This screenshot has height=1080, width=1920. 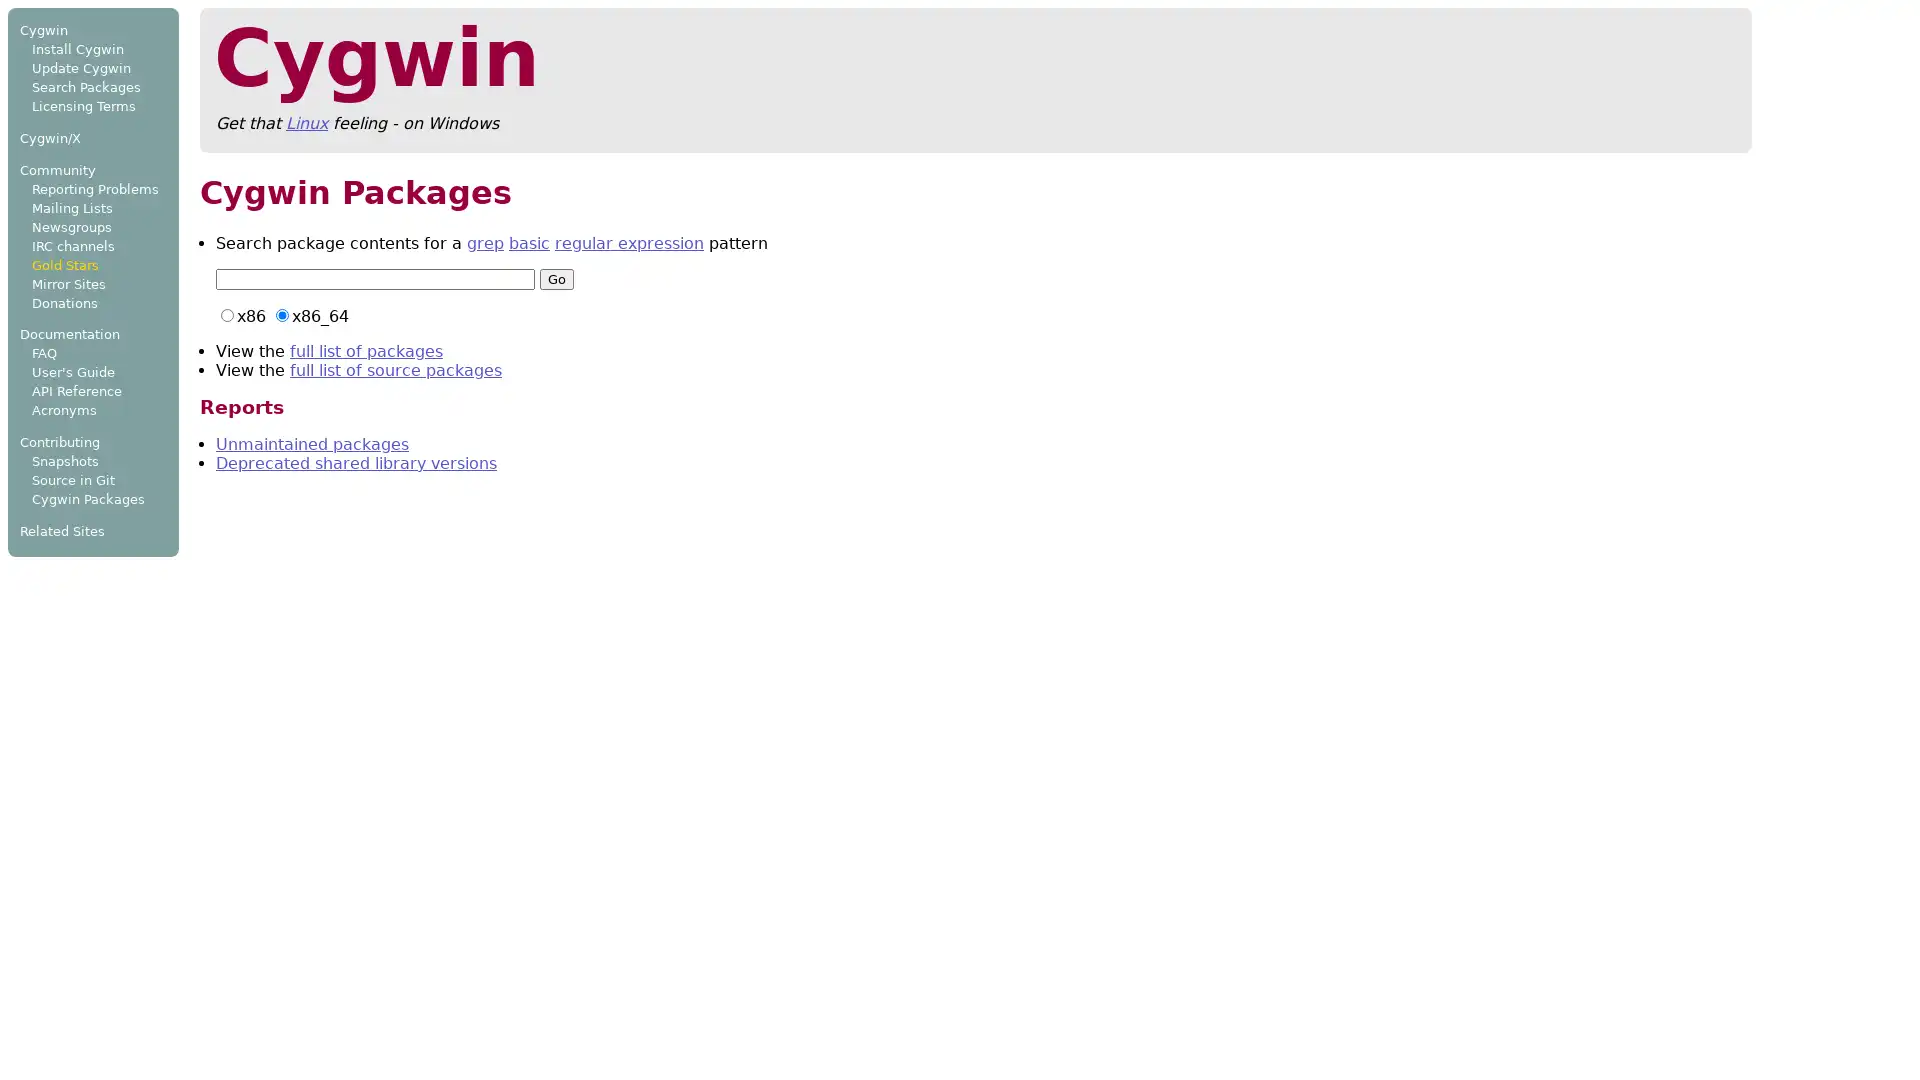 I want to click on Go, so click(x=556, y=278).